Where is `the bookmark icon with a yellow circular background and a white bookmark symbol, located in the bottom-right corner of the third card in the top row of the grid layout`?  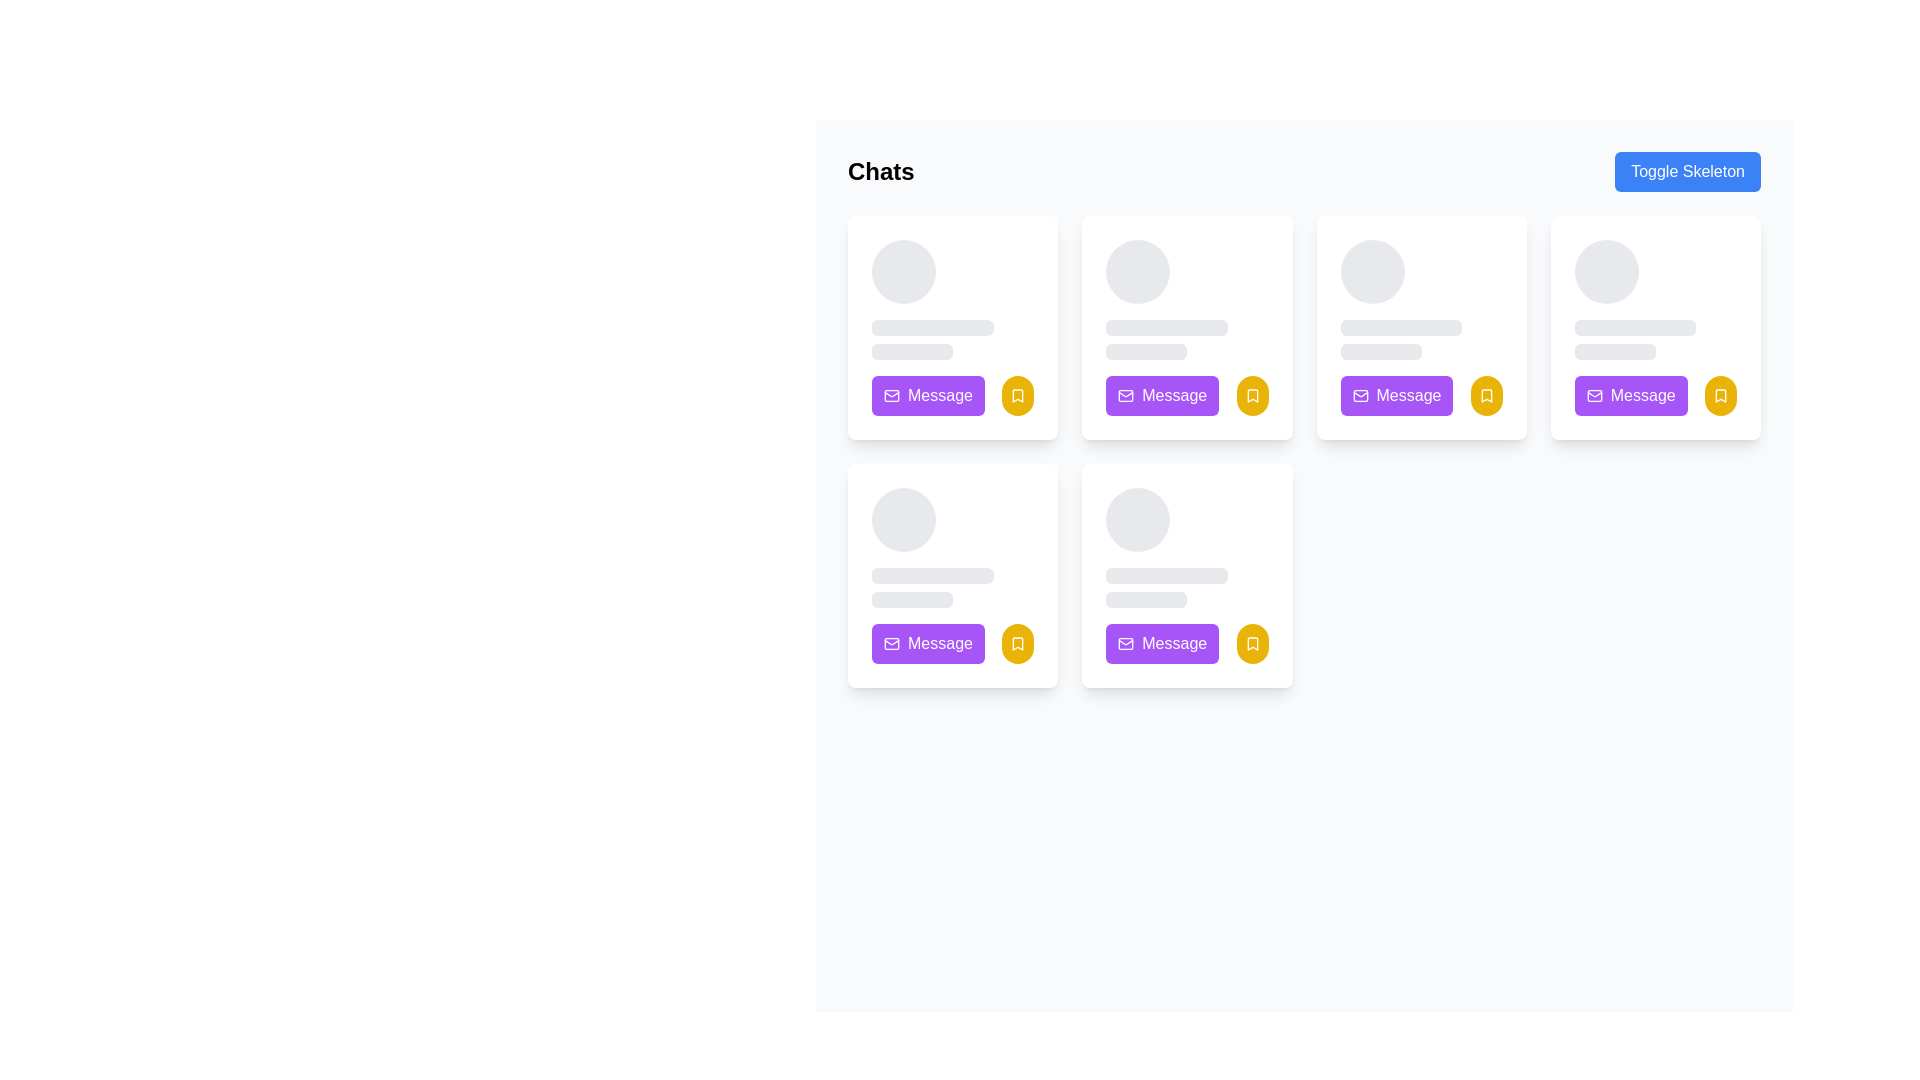
the bookmark icon with a yellow circular background and a white bookmark symbol, located in the bottom-right corner of the third card in the top row of the grid layout is located at coordinates (1486, 396).